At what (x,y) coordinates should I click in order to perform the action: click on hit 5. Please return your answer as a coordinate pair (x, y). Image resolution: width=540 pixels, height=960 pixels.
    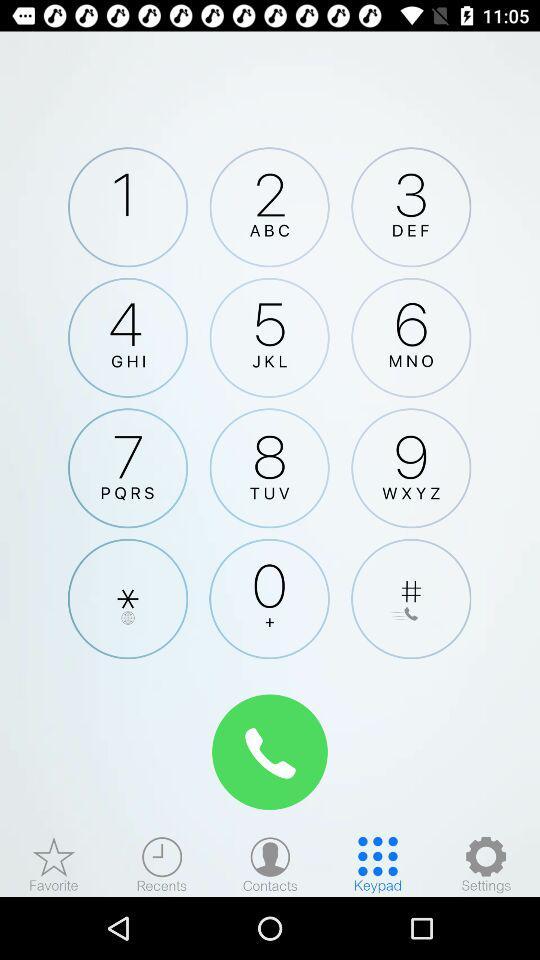
    Looking at the image, I should click on (269, 337).